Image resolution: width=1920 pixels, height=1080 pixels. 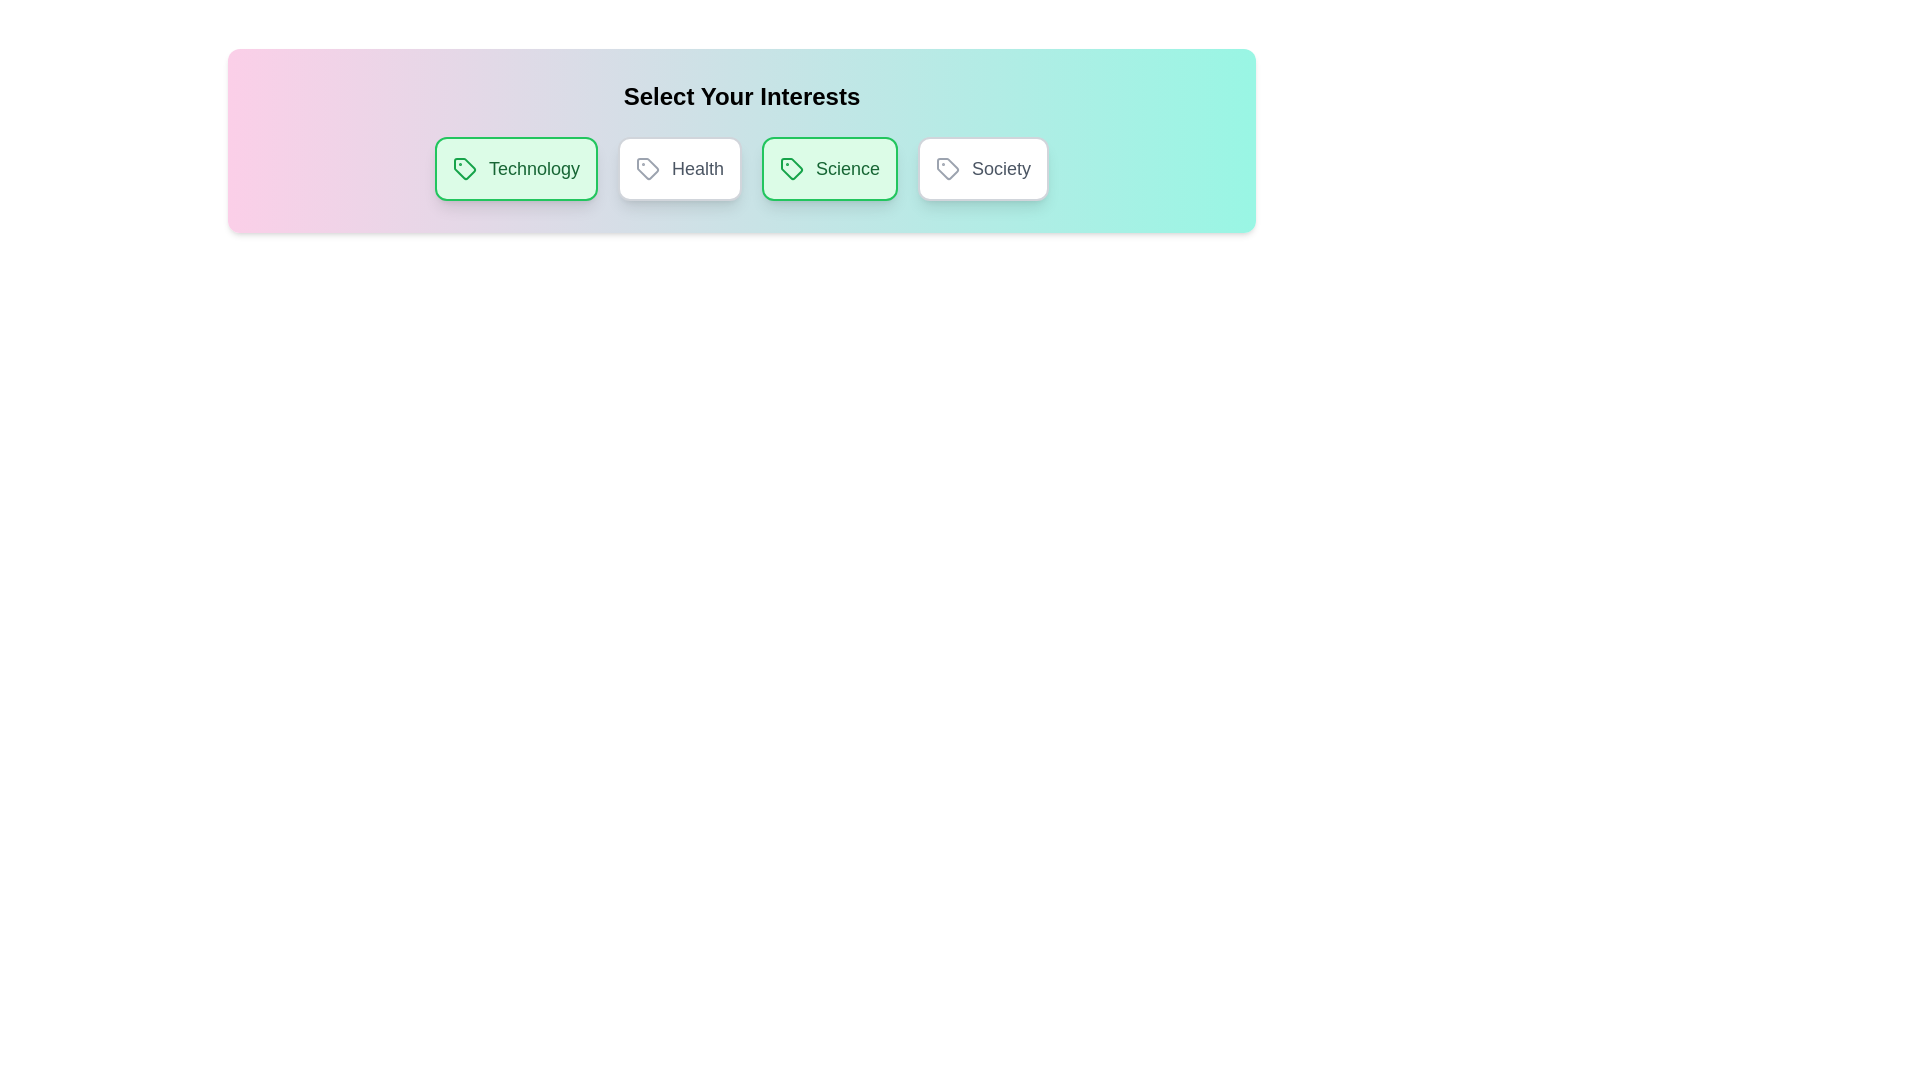 What do you see at coordinates (516, 168) in the screenshot?
I see `the chip labeled Technology` at bounding box center [516, 168].